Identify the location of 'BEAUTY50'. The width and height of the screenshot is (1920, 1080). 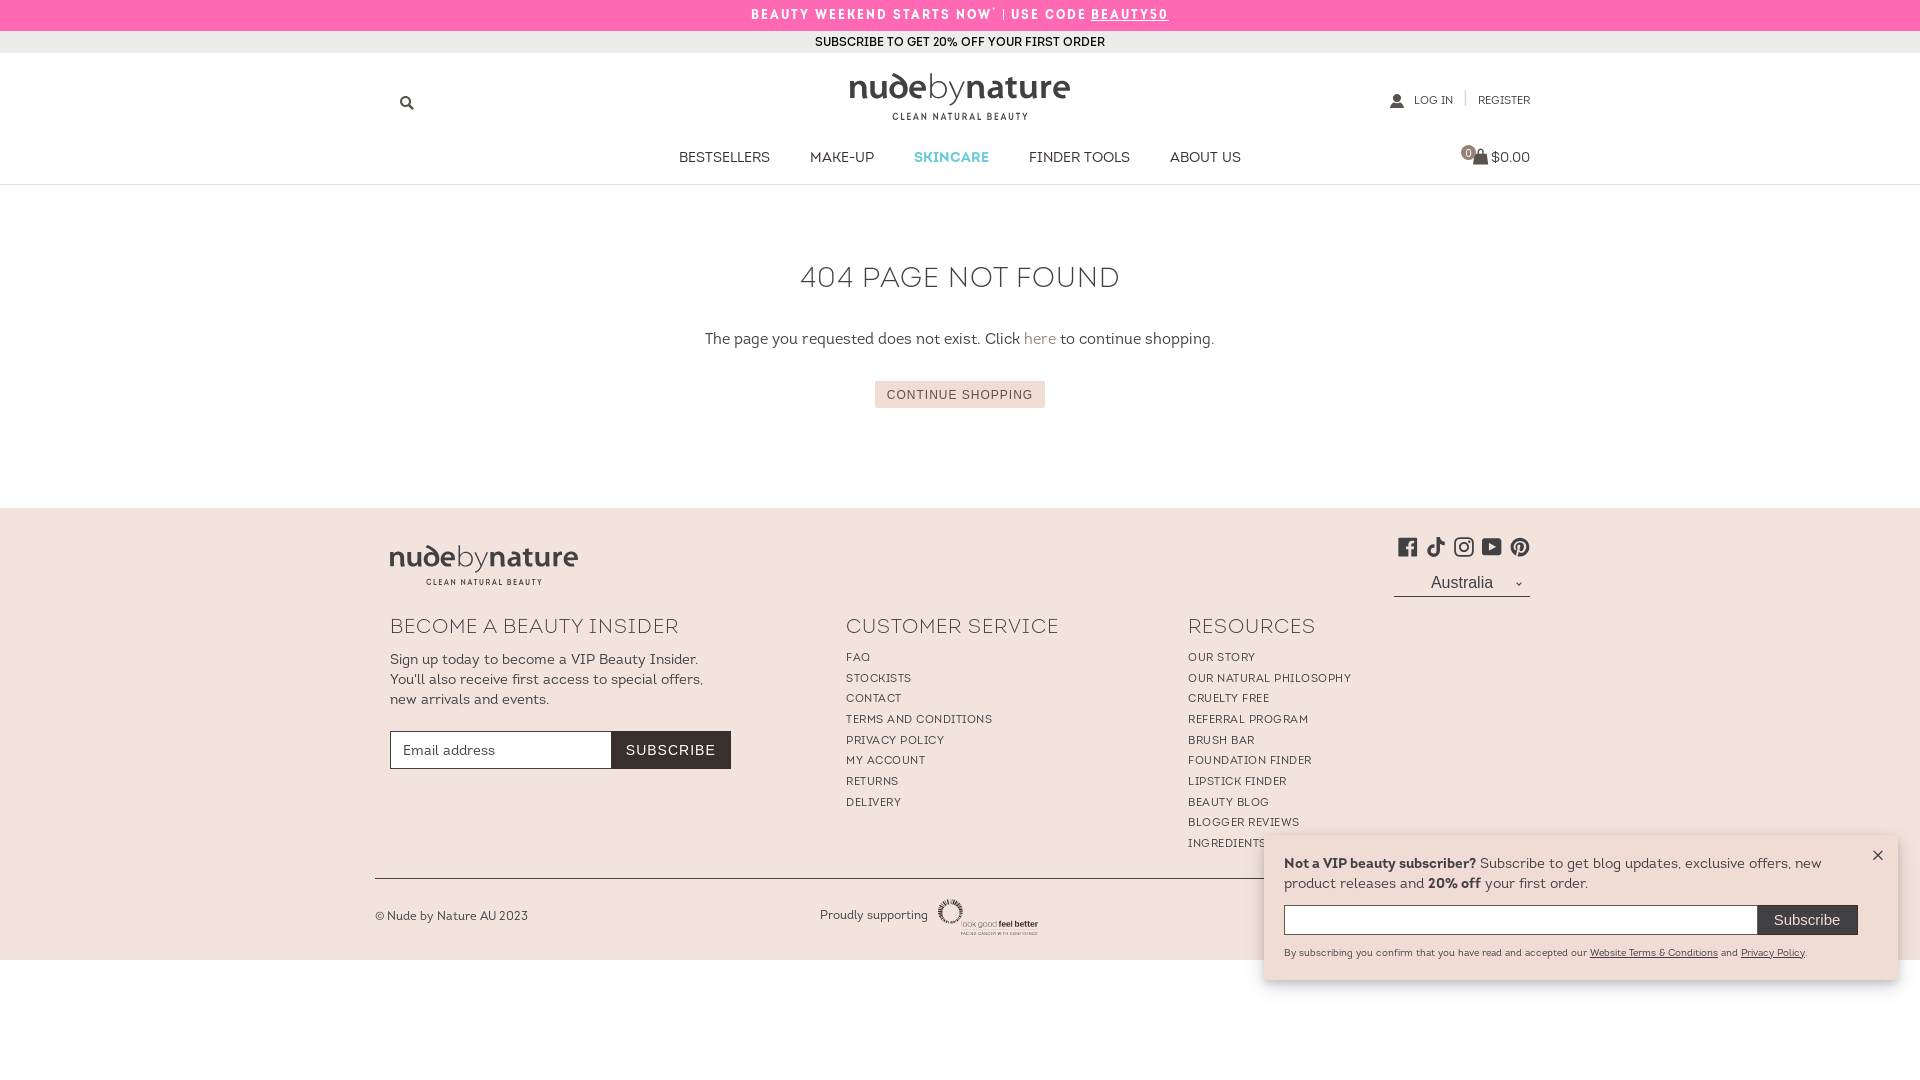
(1129, 15).